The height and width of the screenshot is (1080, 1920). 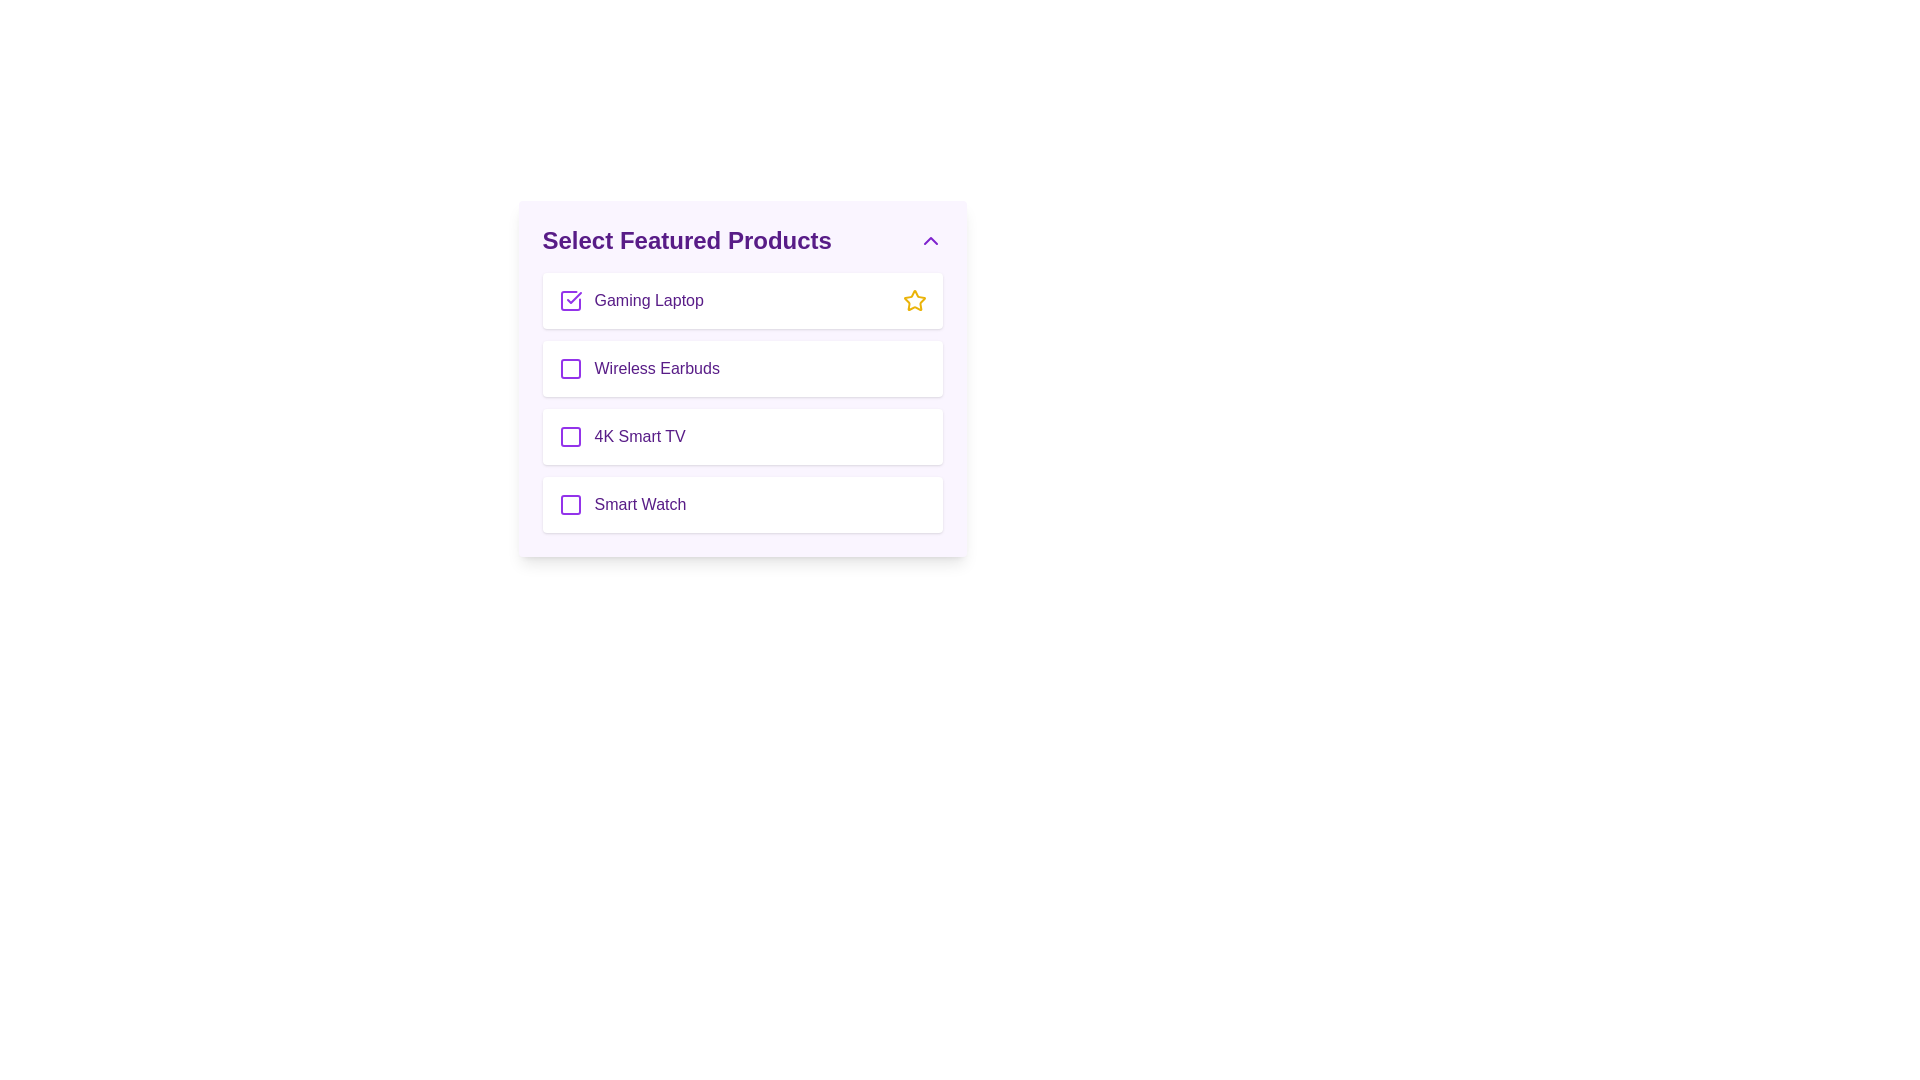 What do you see at coordinates (569, 435) in the screenshot?
I see `the checkbox with a purple border and transparent background located left of the '4K Smart TV' label` at bounding box center [569, 435].